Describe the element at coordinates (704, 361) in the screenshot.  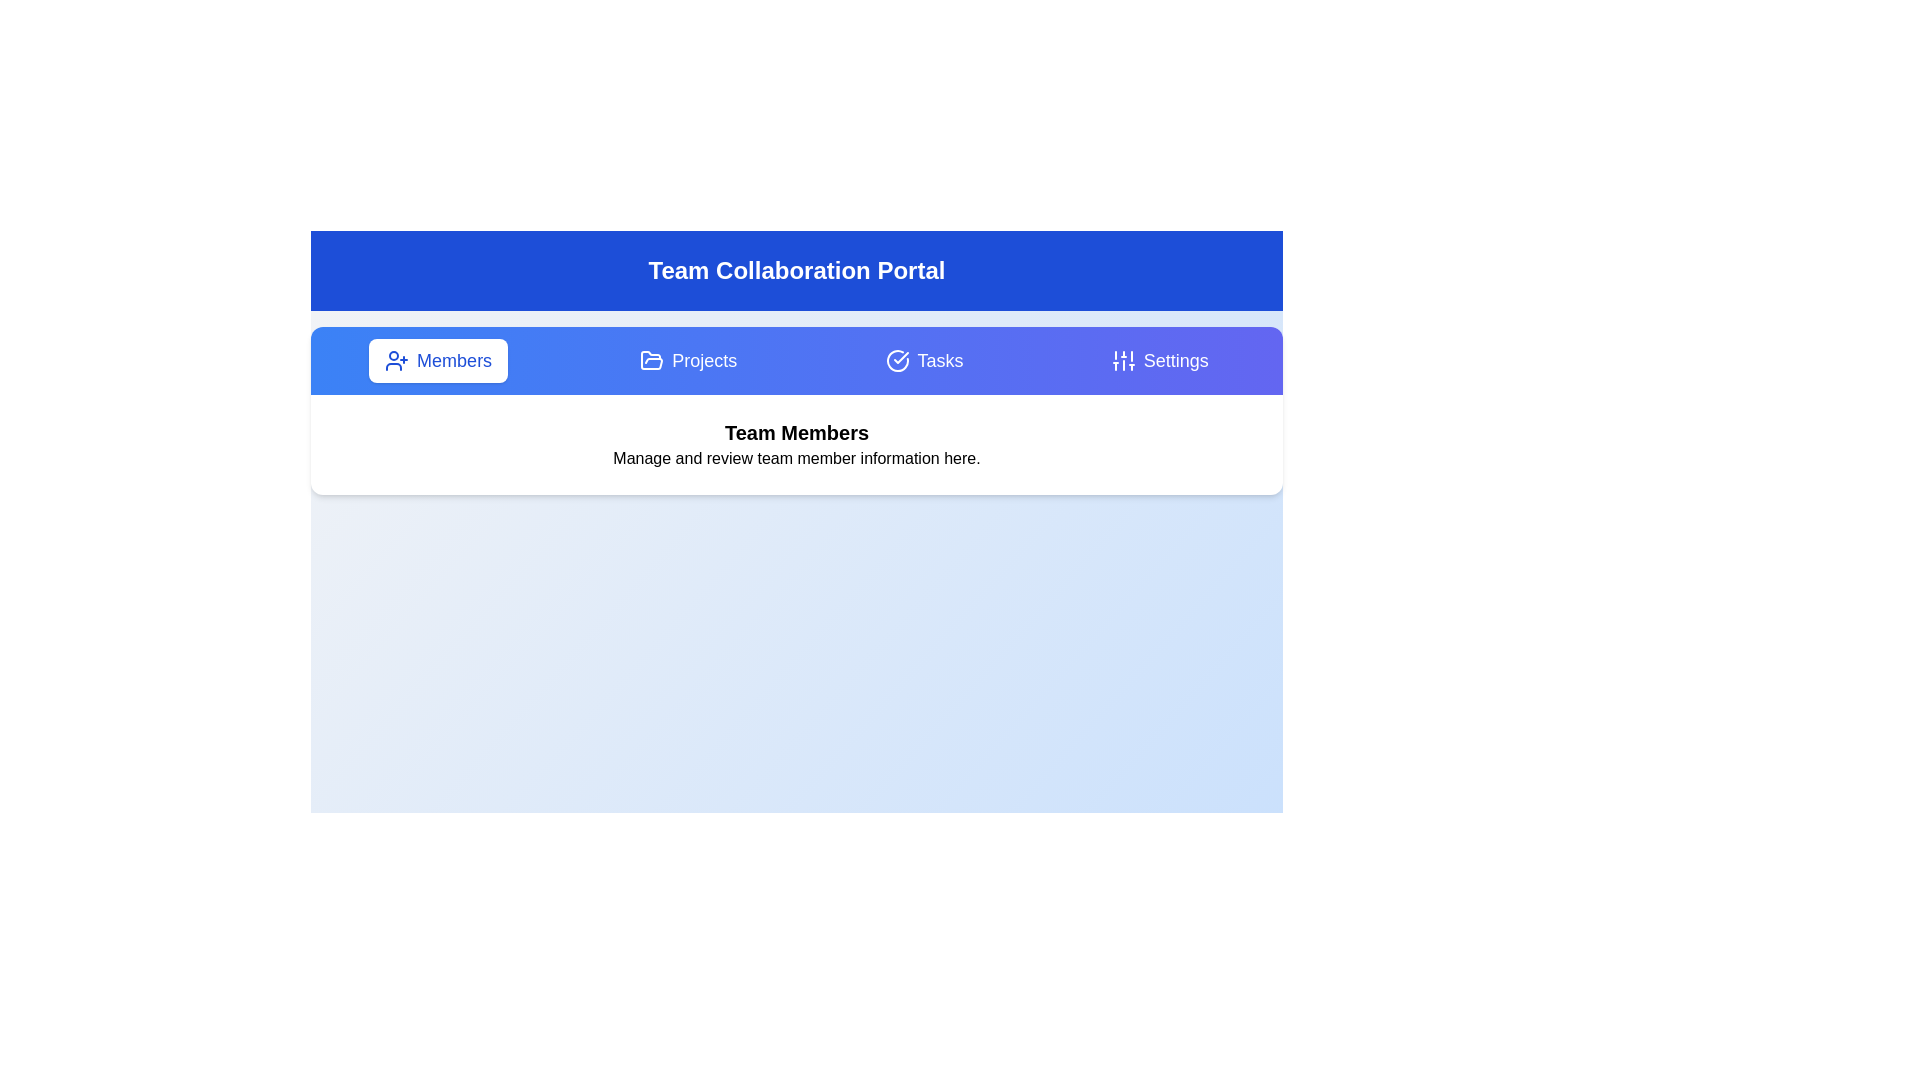
I see `the 'Projects' navigation item in the top horizontal menu` at that location.